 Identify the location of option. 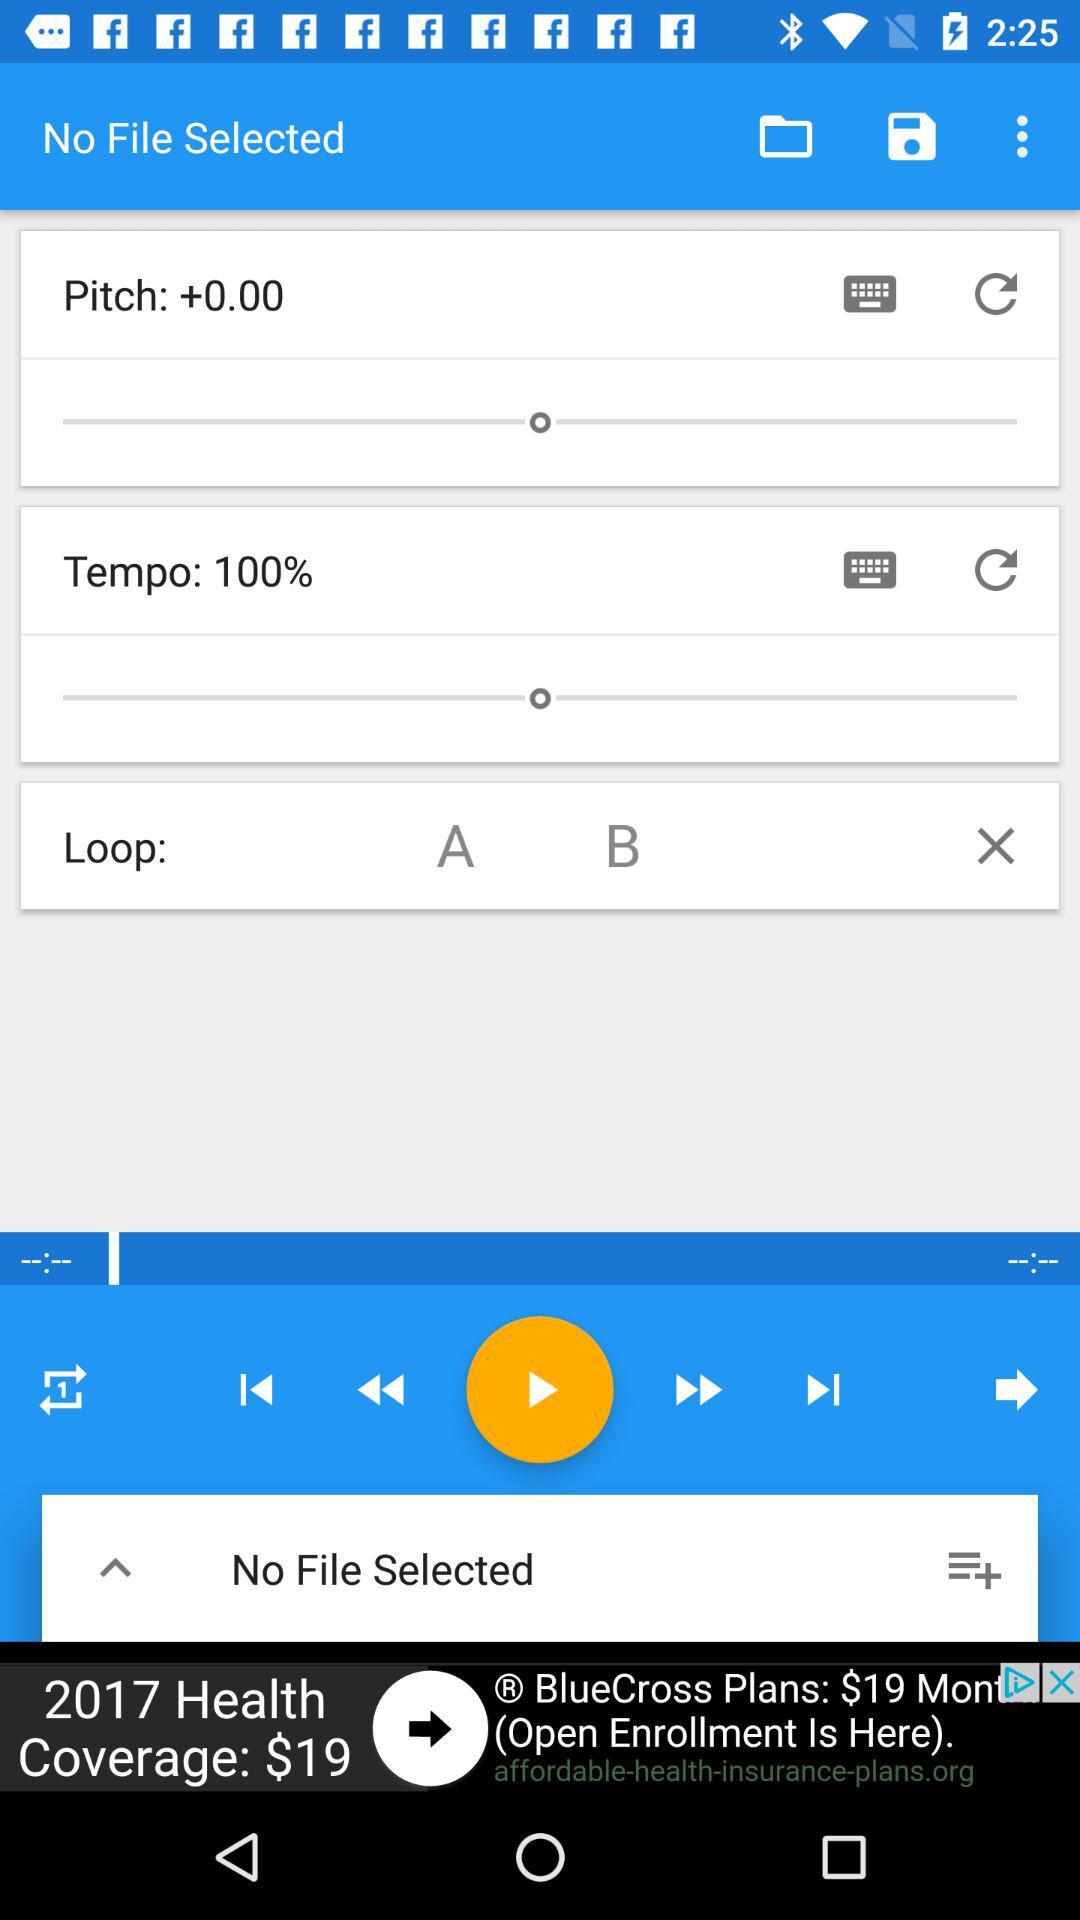
(61, 1388).